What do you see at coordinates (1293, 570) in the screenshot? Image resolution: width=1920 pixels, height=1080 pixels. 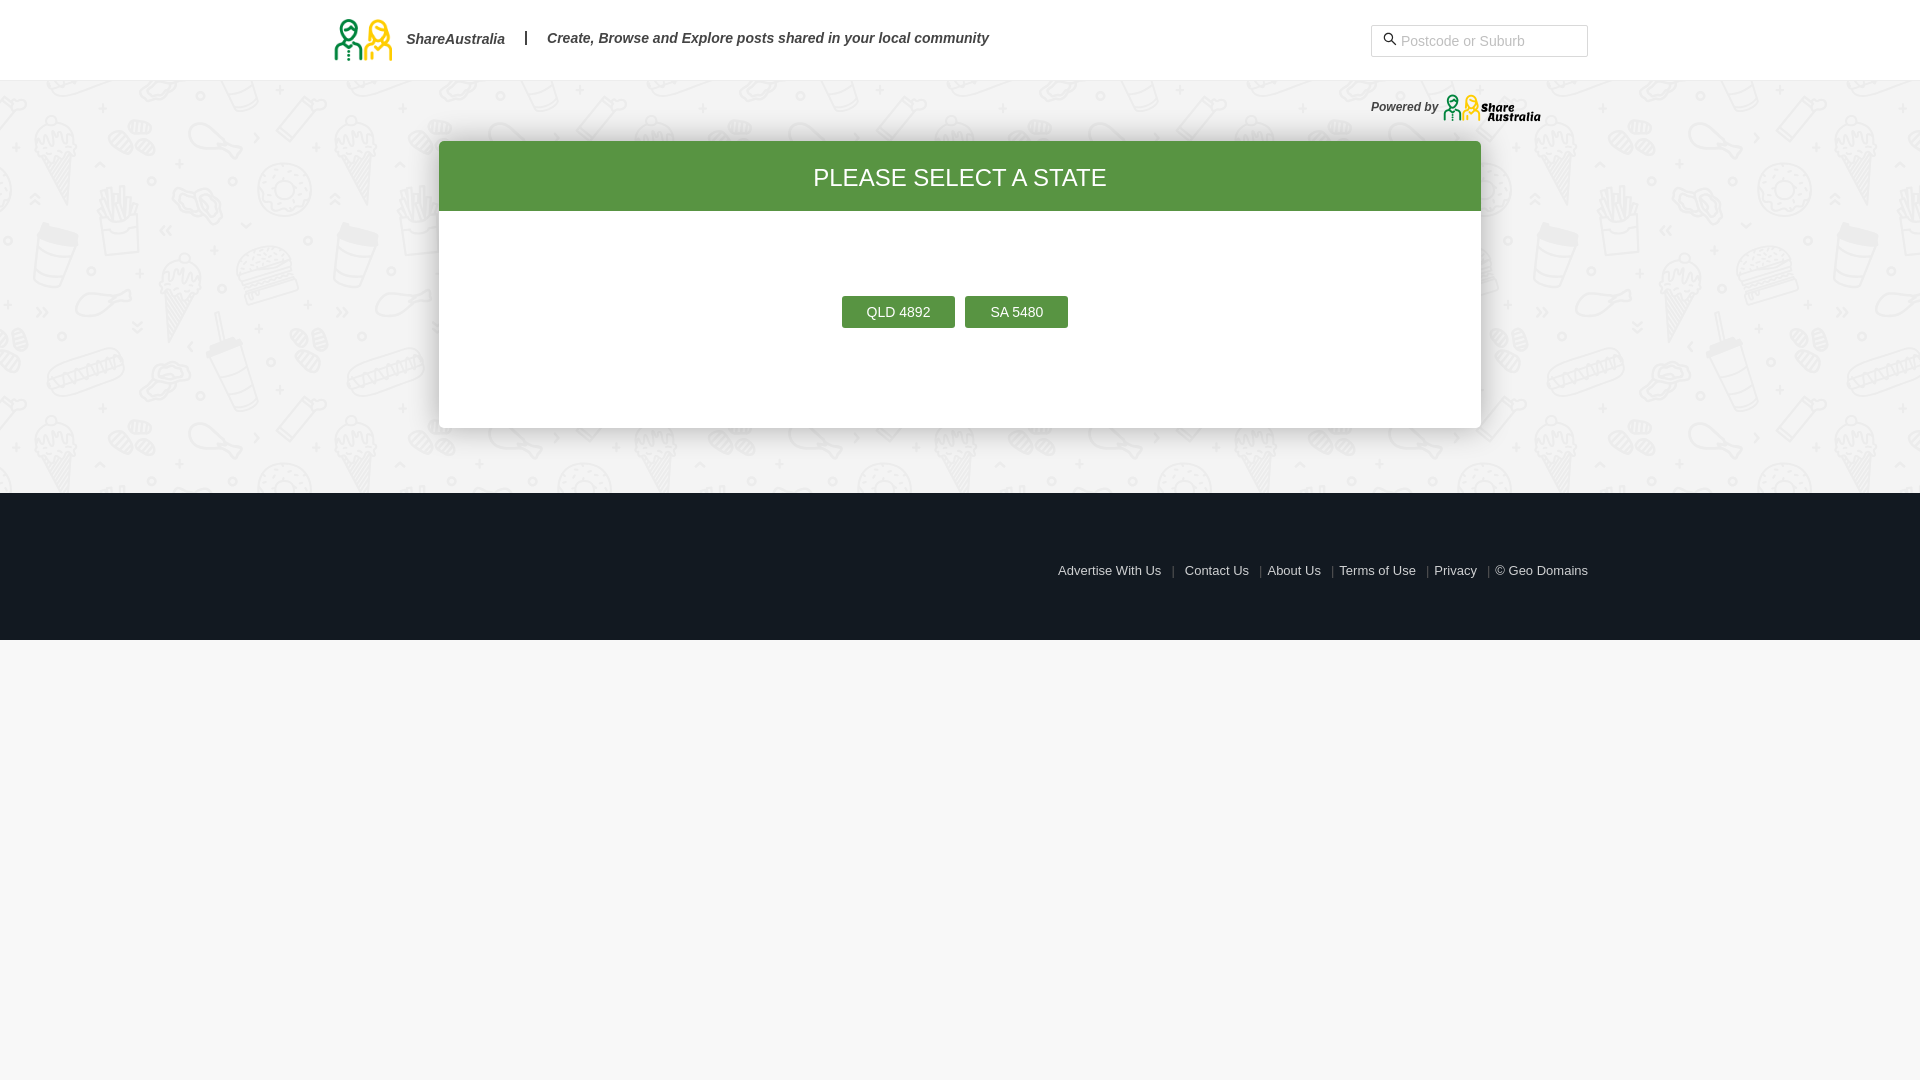 I see `'About Us'` at bounding box center [1293, 570].